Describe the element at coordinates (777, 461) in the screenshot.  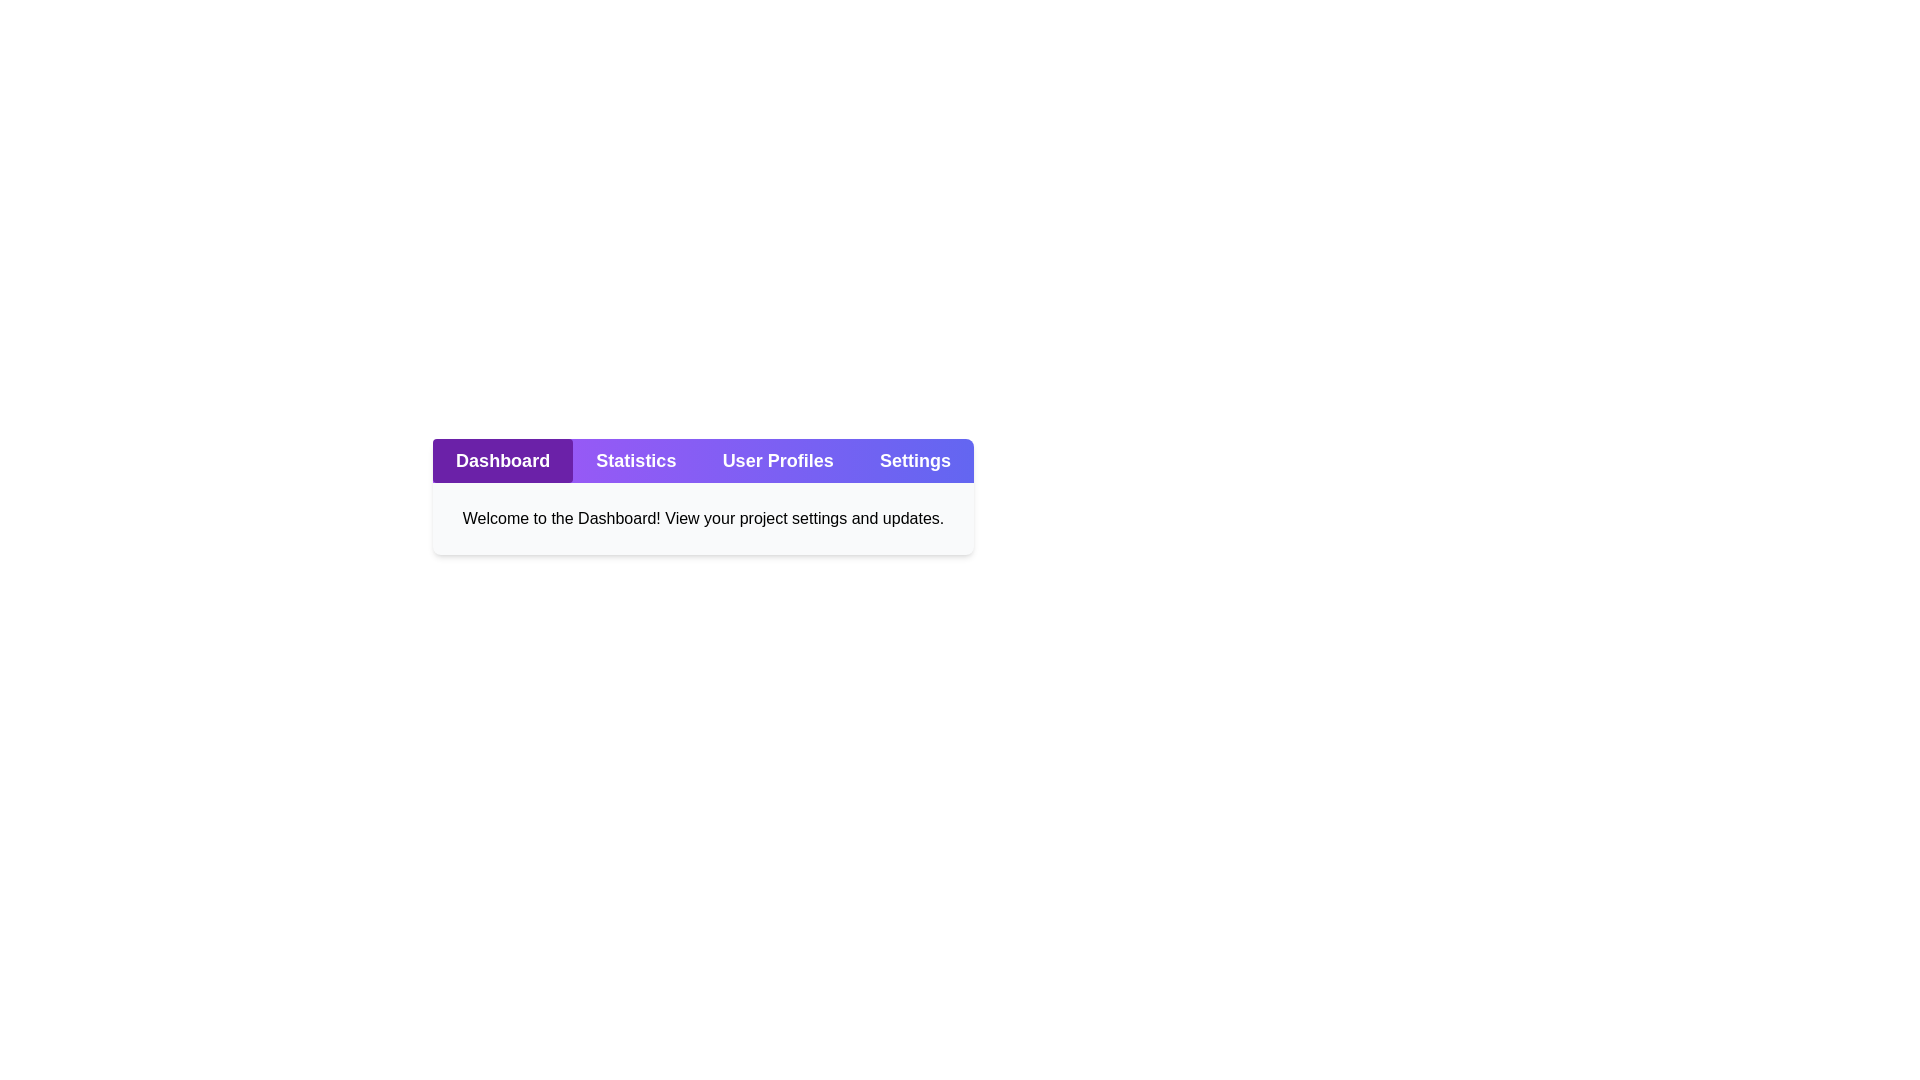
I see `the User Profiles tab to view its content` at that location.